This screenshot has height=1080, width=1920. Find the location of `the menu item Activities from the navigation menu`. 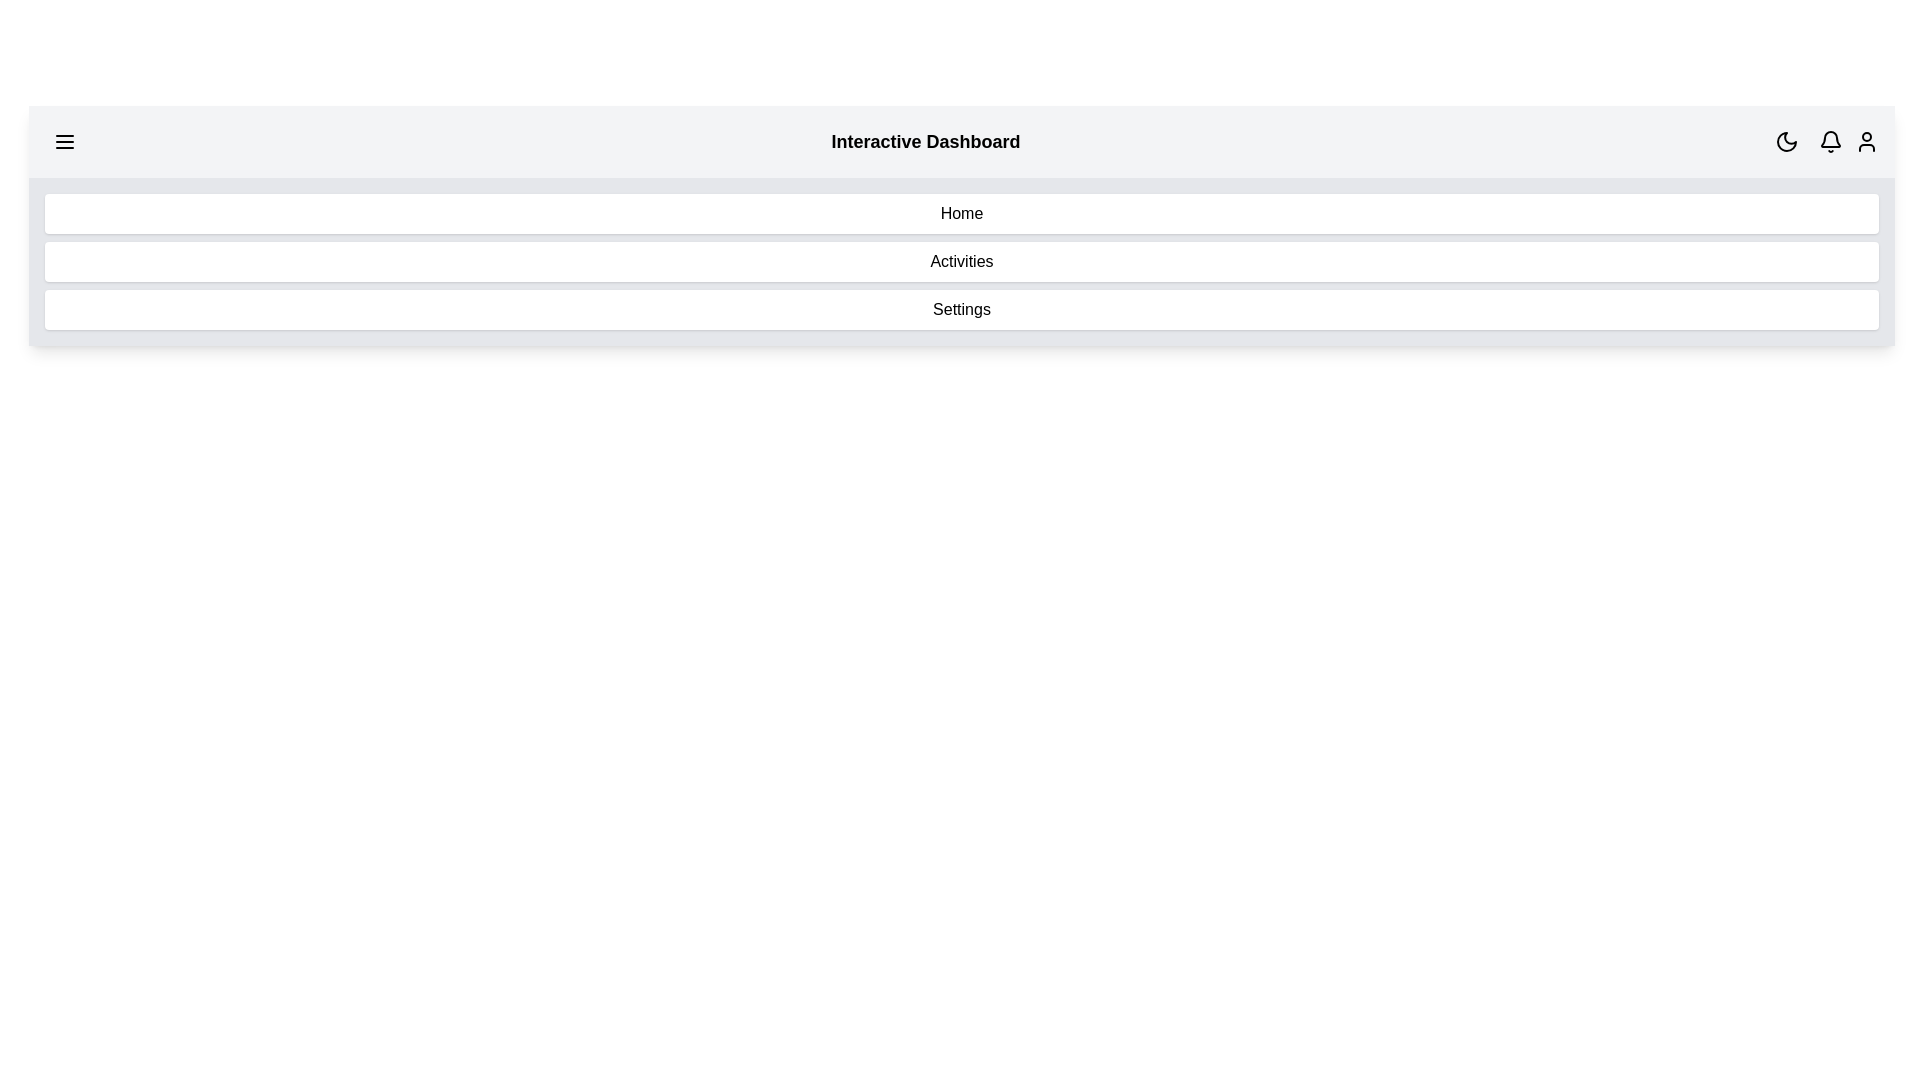

the menu item Activities from the navigation menu is located at coordinates (961, 261).